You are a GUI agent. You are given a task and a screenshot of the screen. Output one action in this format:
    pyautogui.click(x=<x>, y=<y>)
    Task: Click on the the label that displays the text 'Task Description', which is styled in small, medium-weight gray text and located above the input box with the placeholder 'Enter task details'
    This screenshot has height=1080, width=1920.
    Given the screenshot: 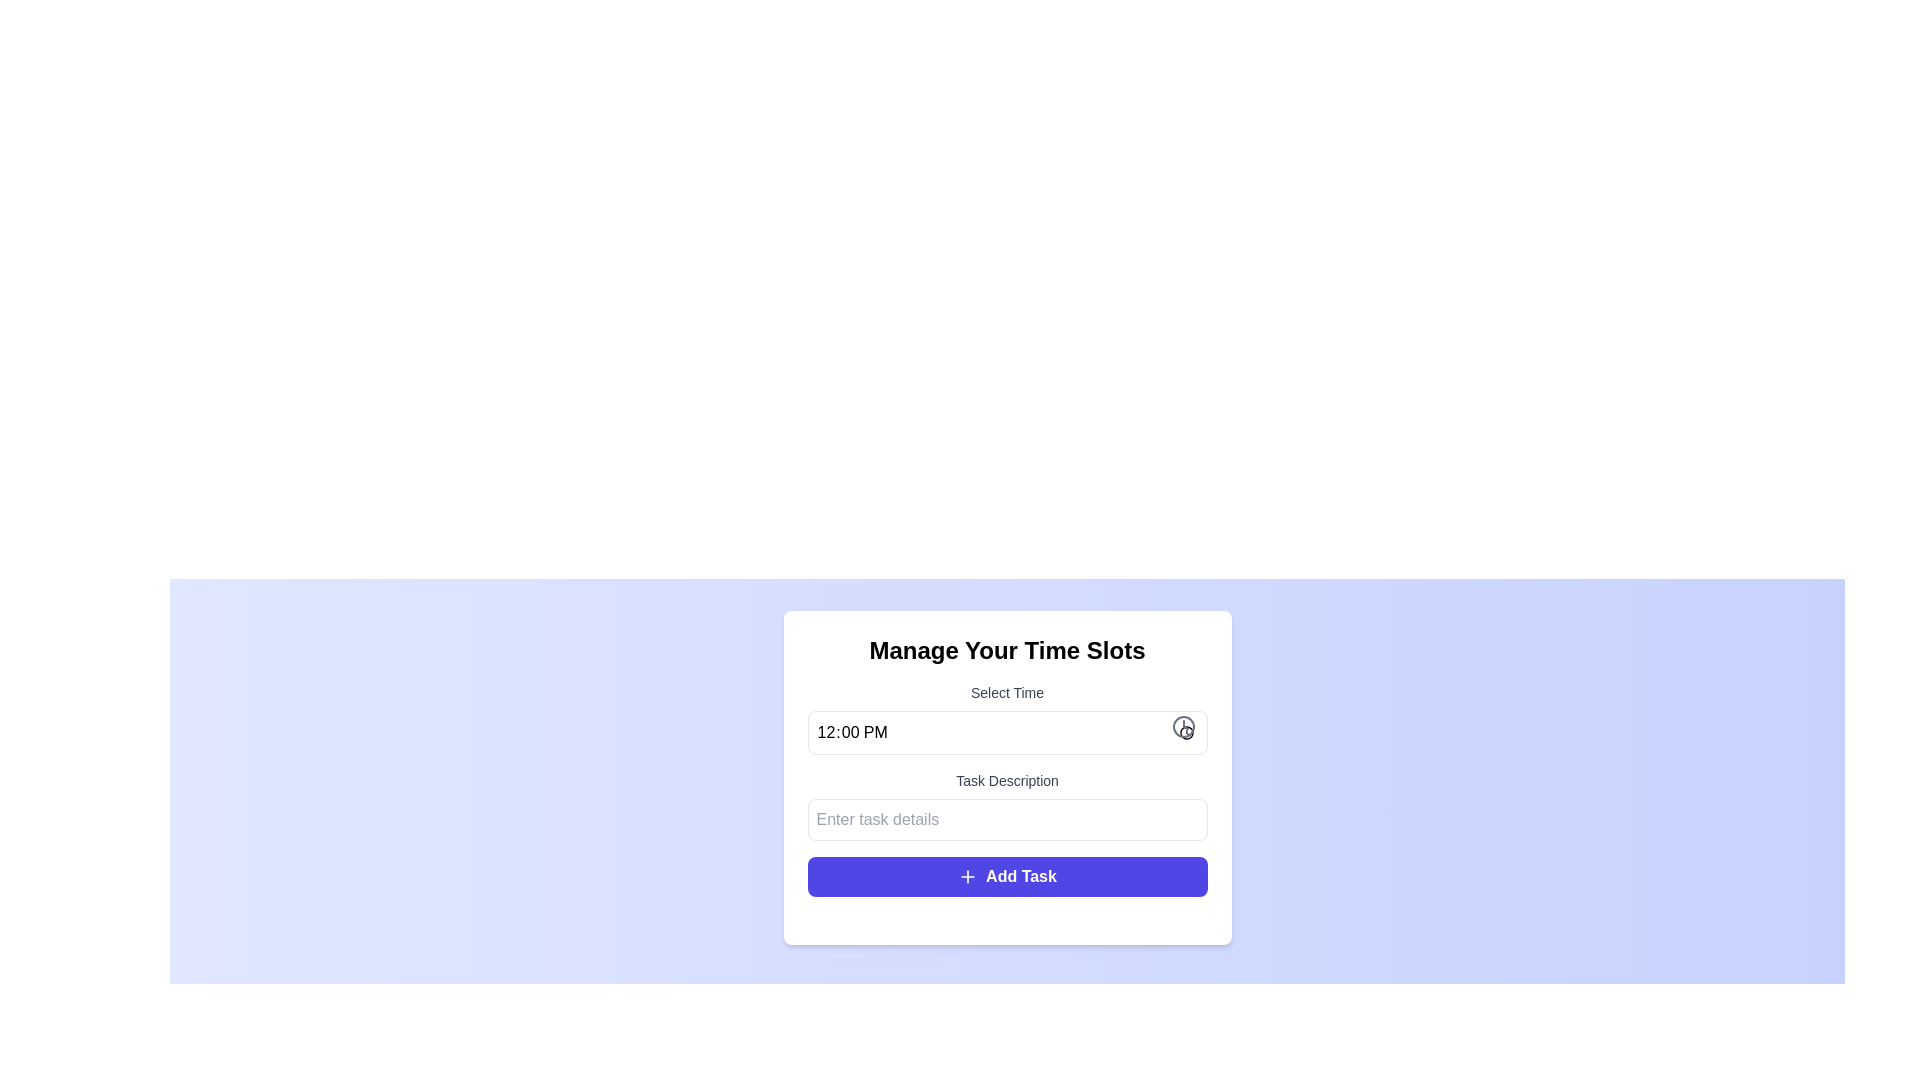 What is the action you would take?
    pyautogui.click(x=1007, y=779)
    